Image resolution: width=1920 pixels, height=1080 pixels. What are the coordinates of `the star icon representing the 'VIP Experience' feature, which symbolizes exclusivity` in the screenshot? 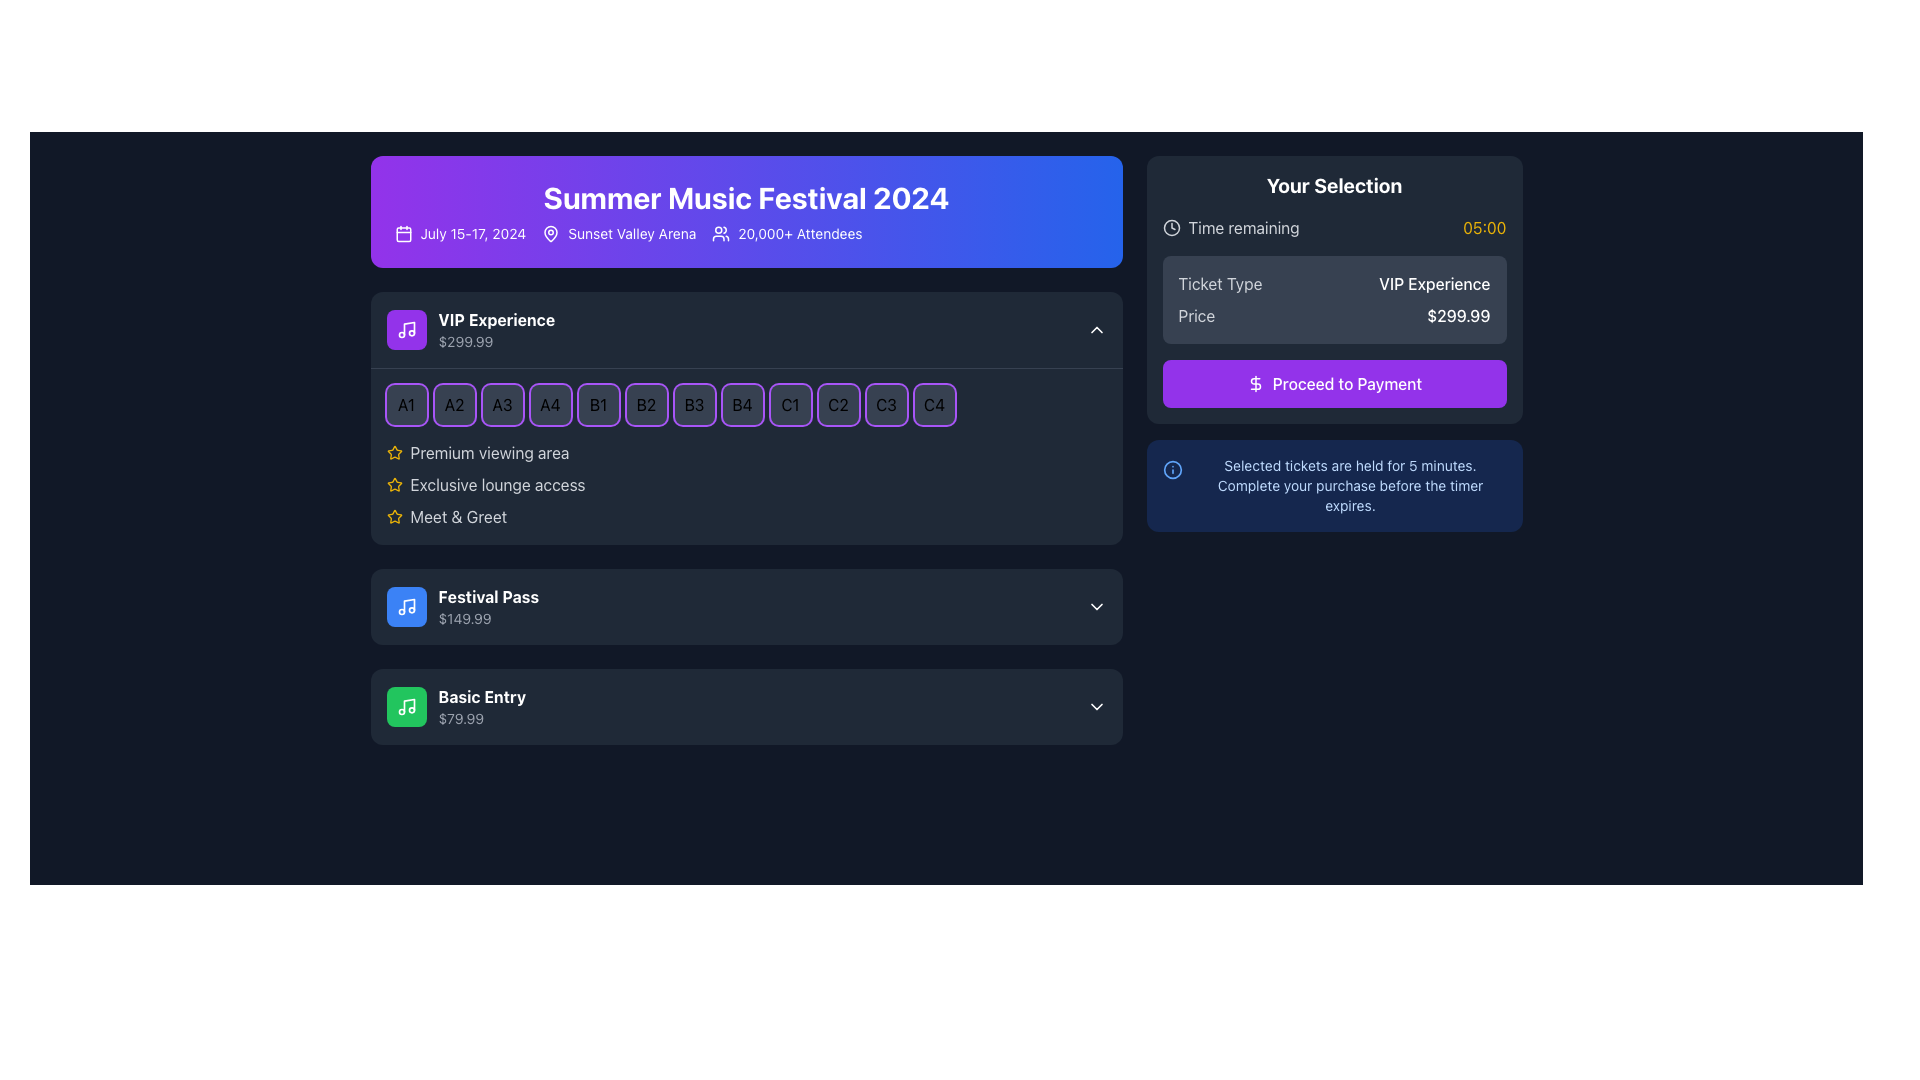 It's located at (394, 452).